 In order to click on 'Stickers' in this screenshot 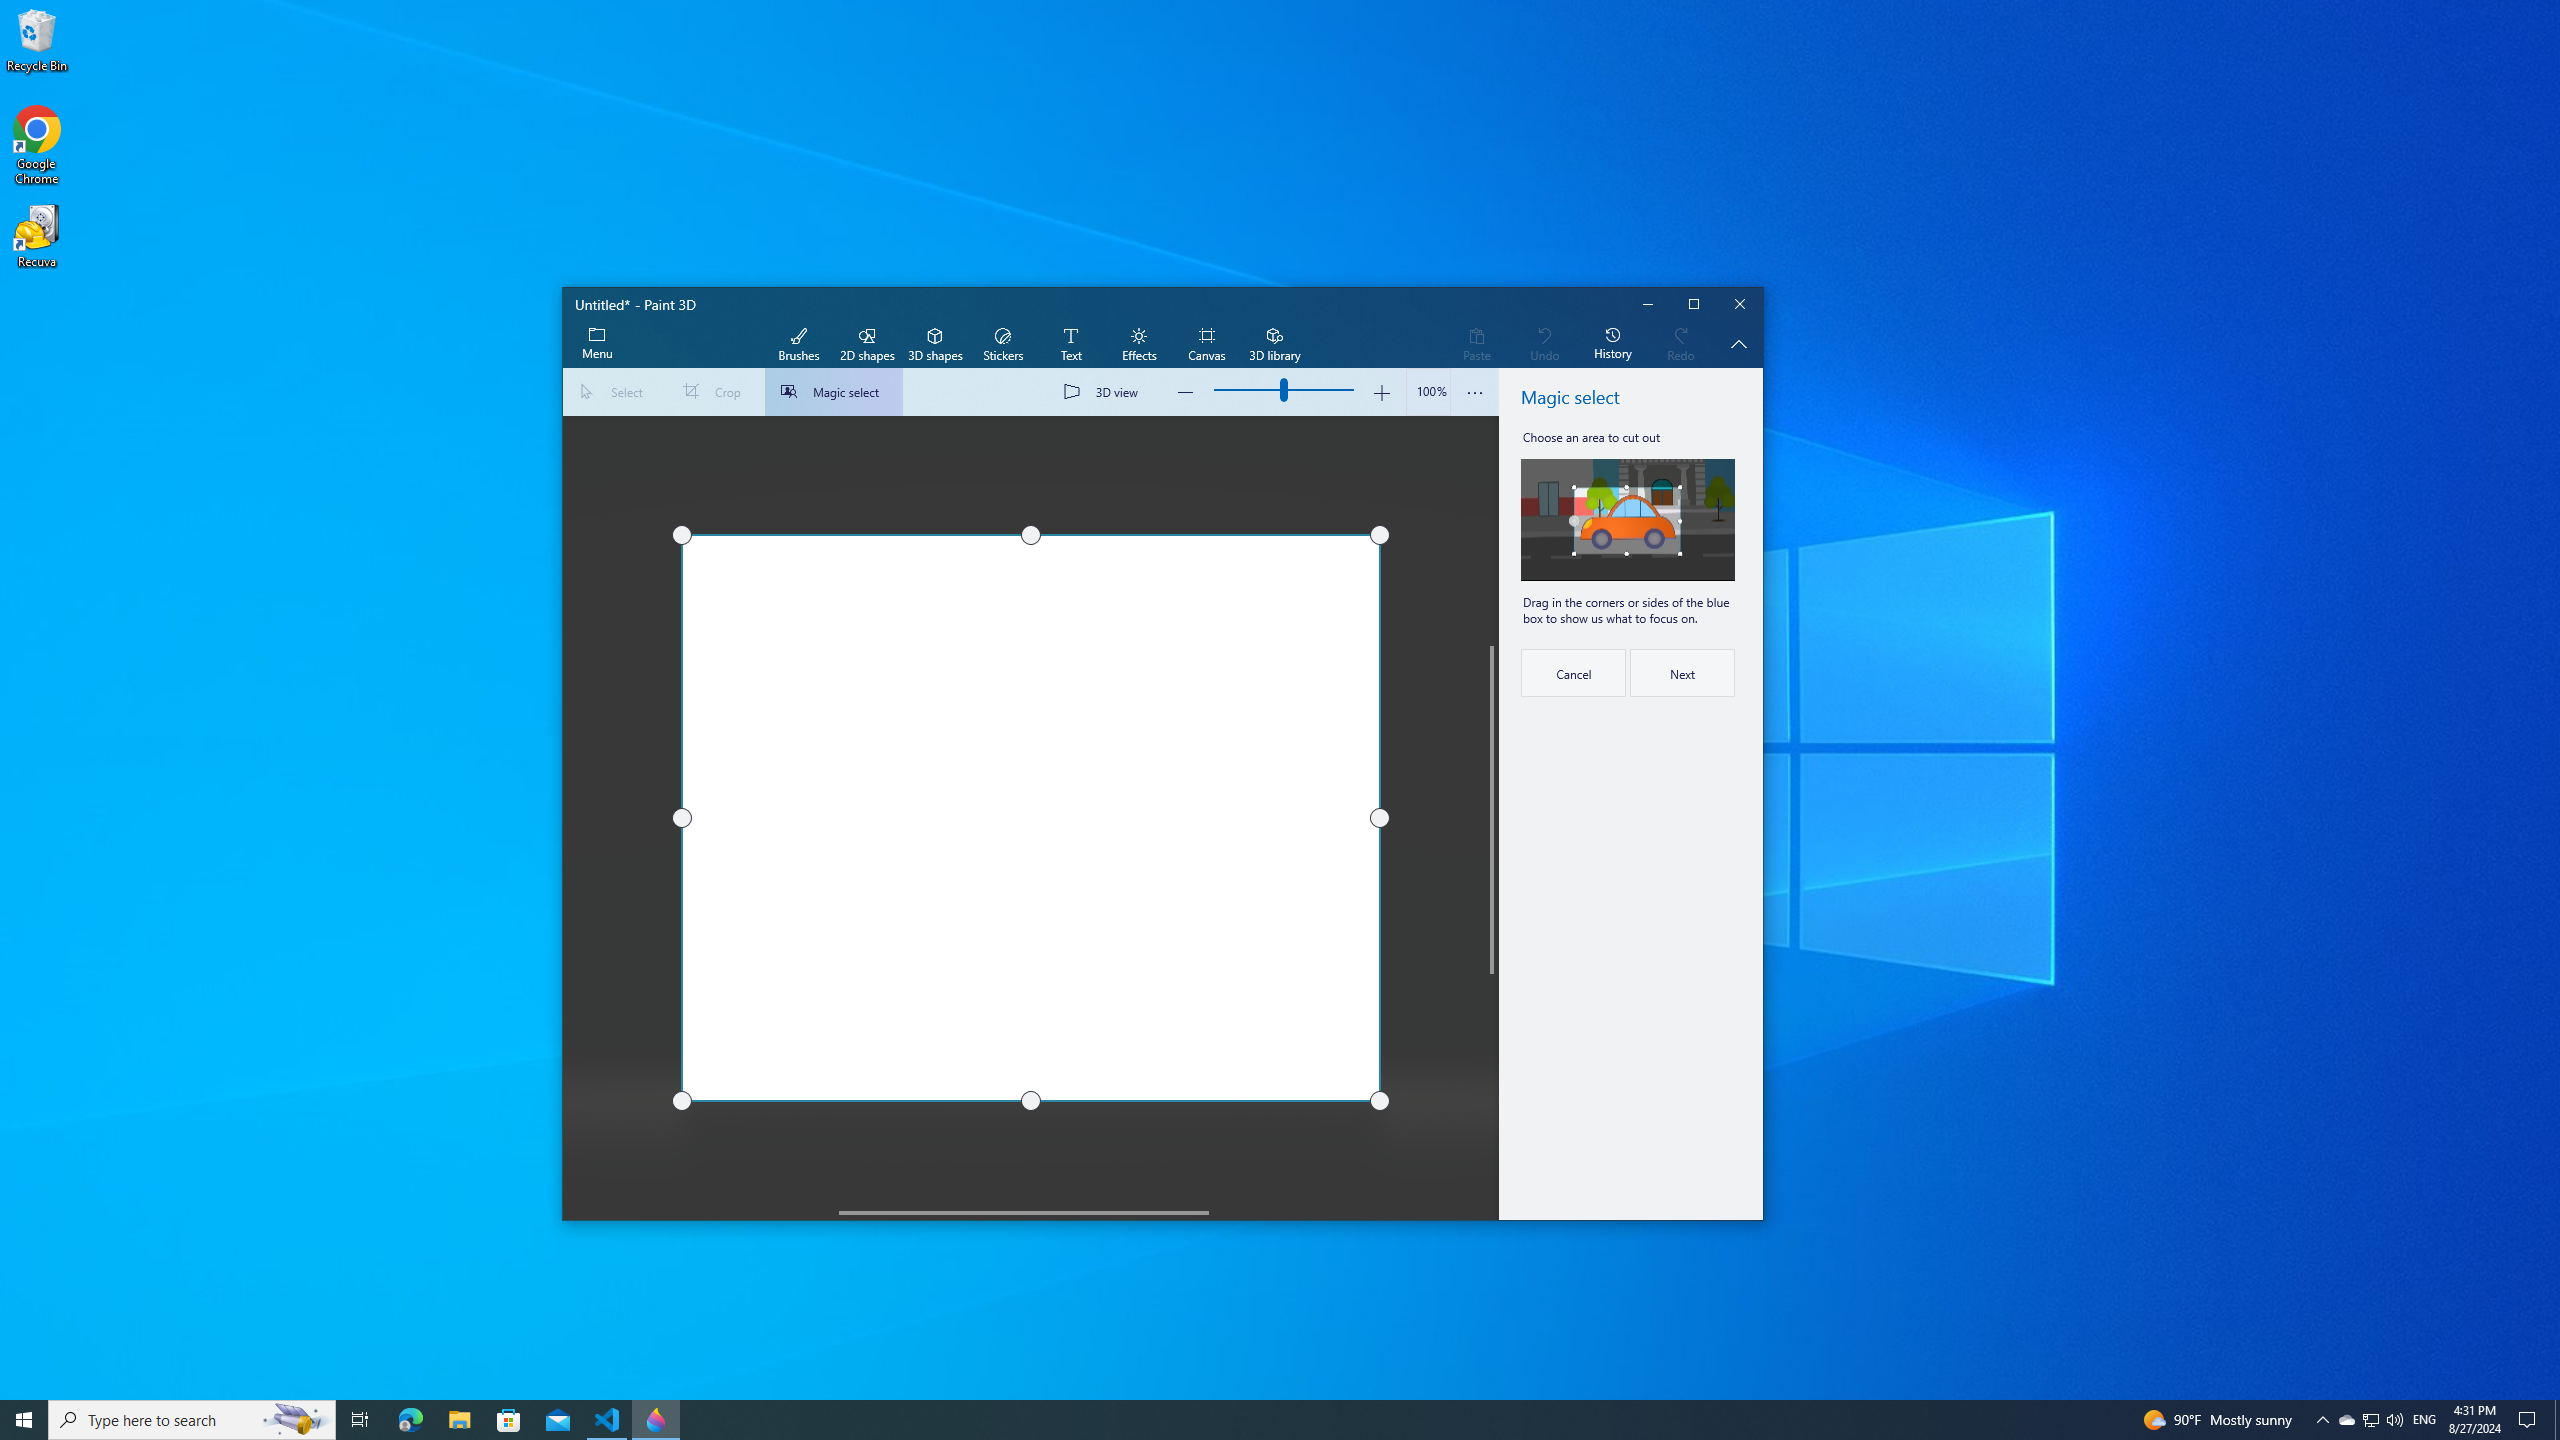, I will do `click(1002, 344)`.